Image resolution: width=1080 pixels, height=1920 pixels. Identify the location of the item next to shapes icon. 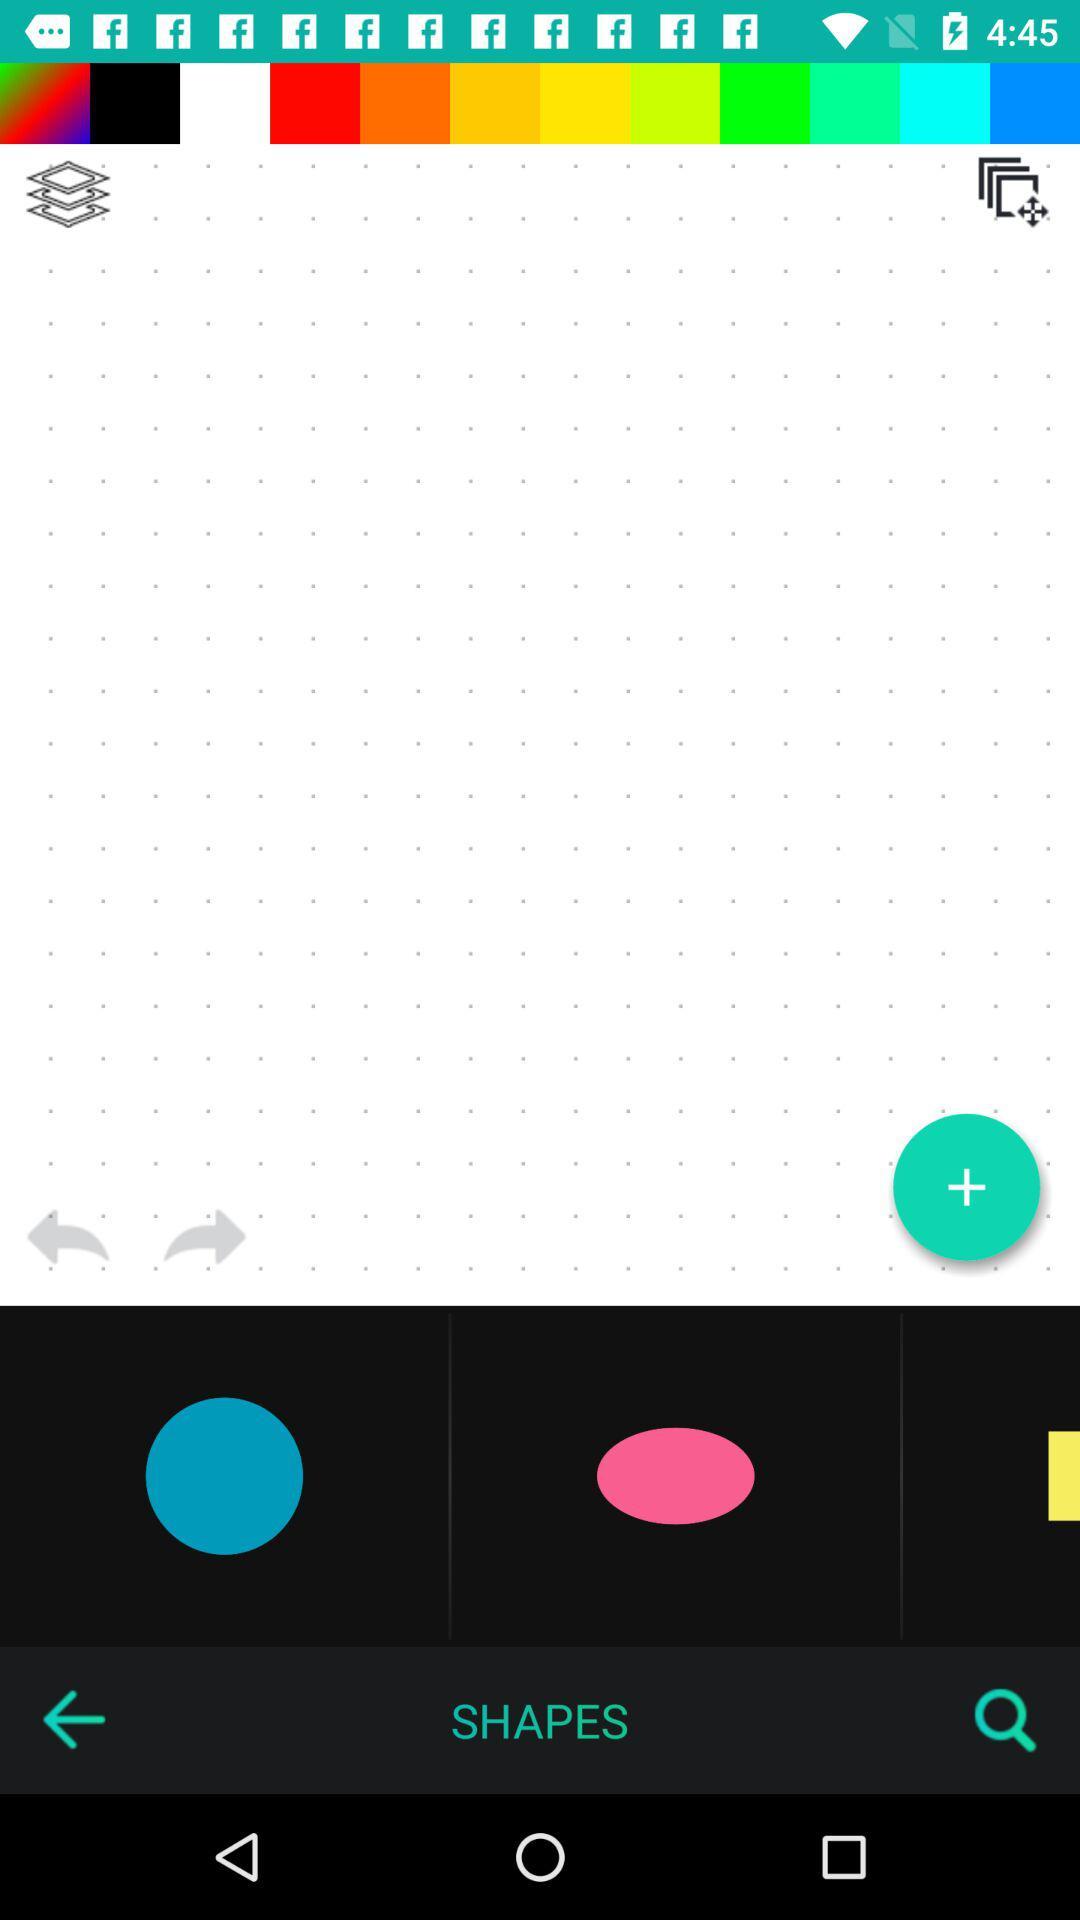
(72, 1719).